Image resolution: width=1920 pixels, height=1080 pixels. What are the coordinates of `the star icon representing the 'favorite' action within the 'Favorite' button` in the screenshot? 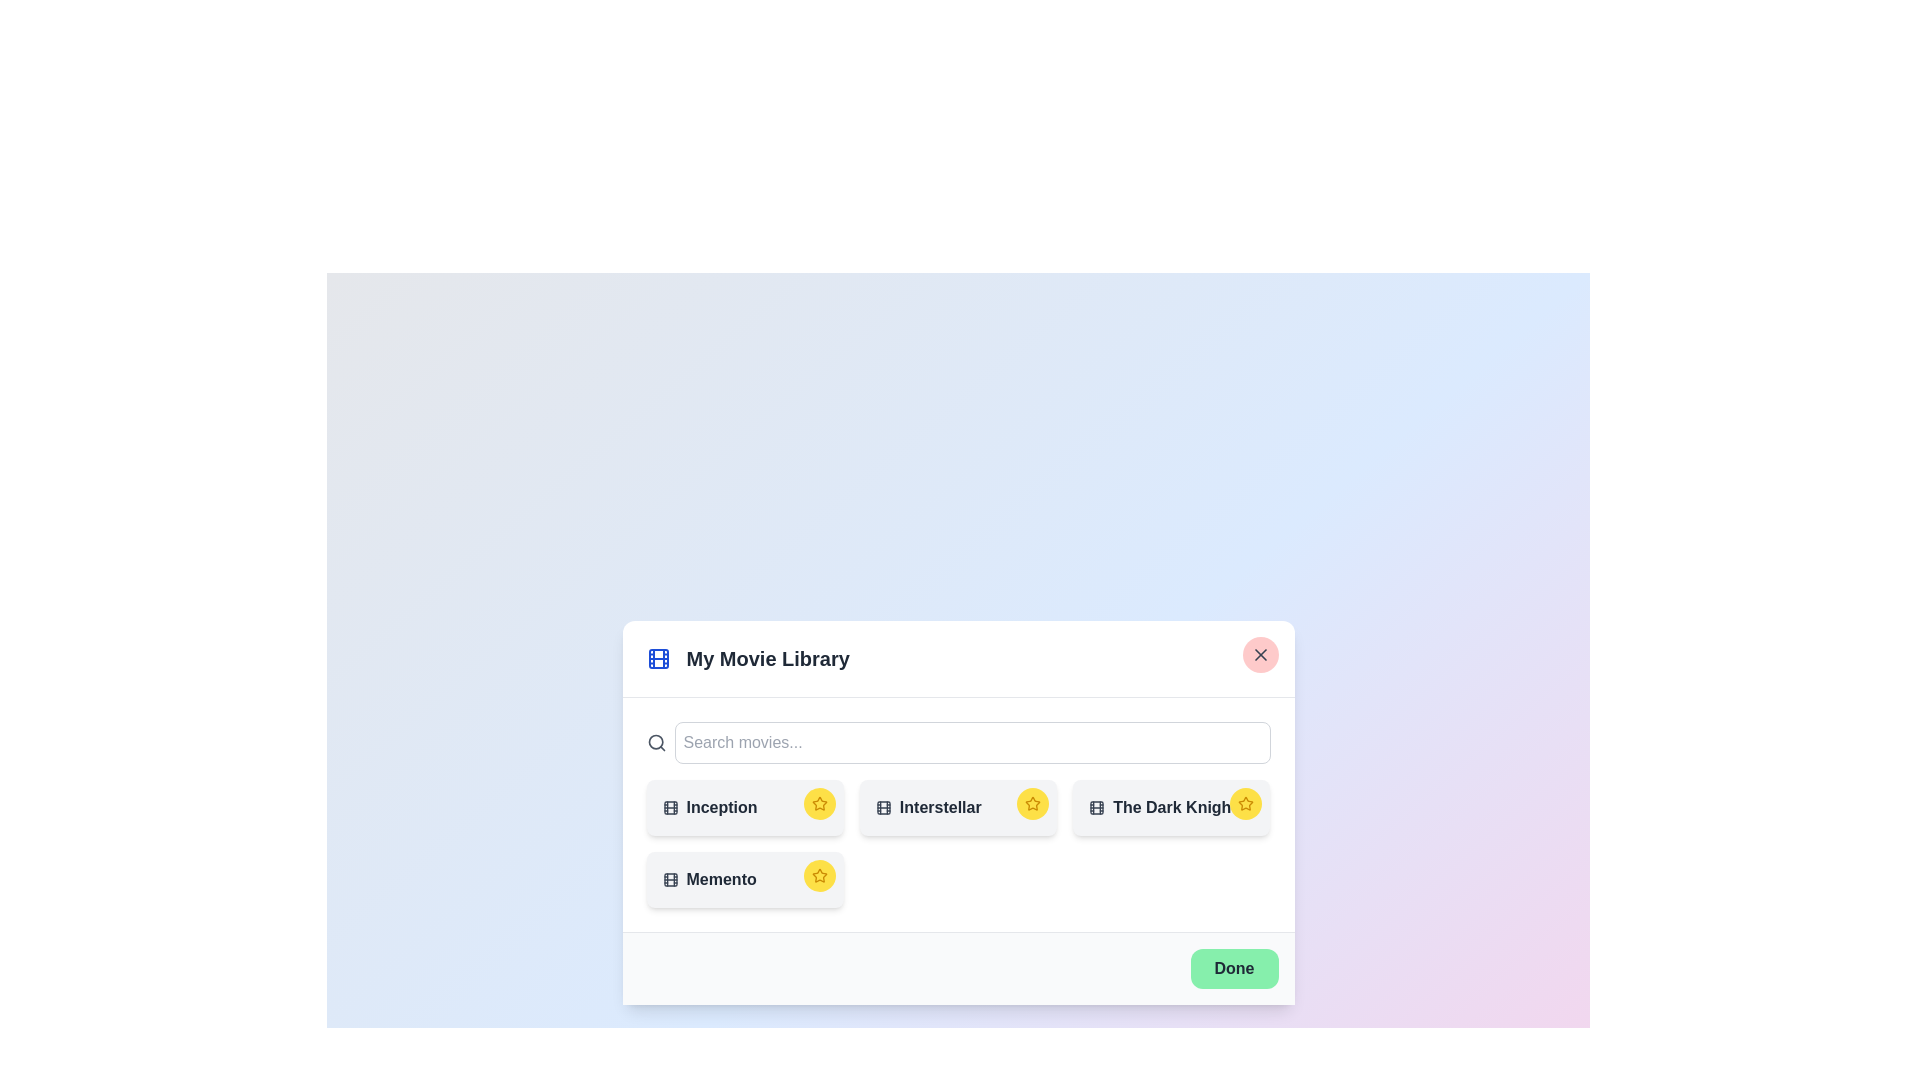 It's located at (1245, 802).